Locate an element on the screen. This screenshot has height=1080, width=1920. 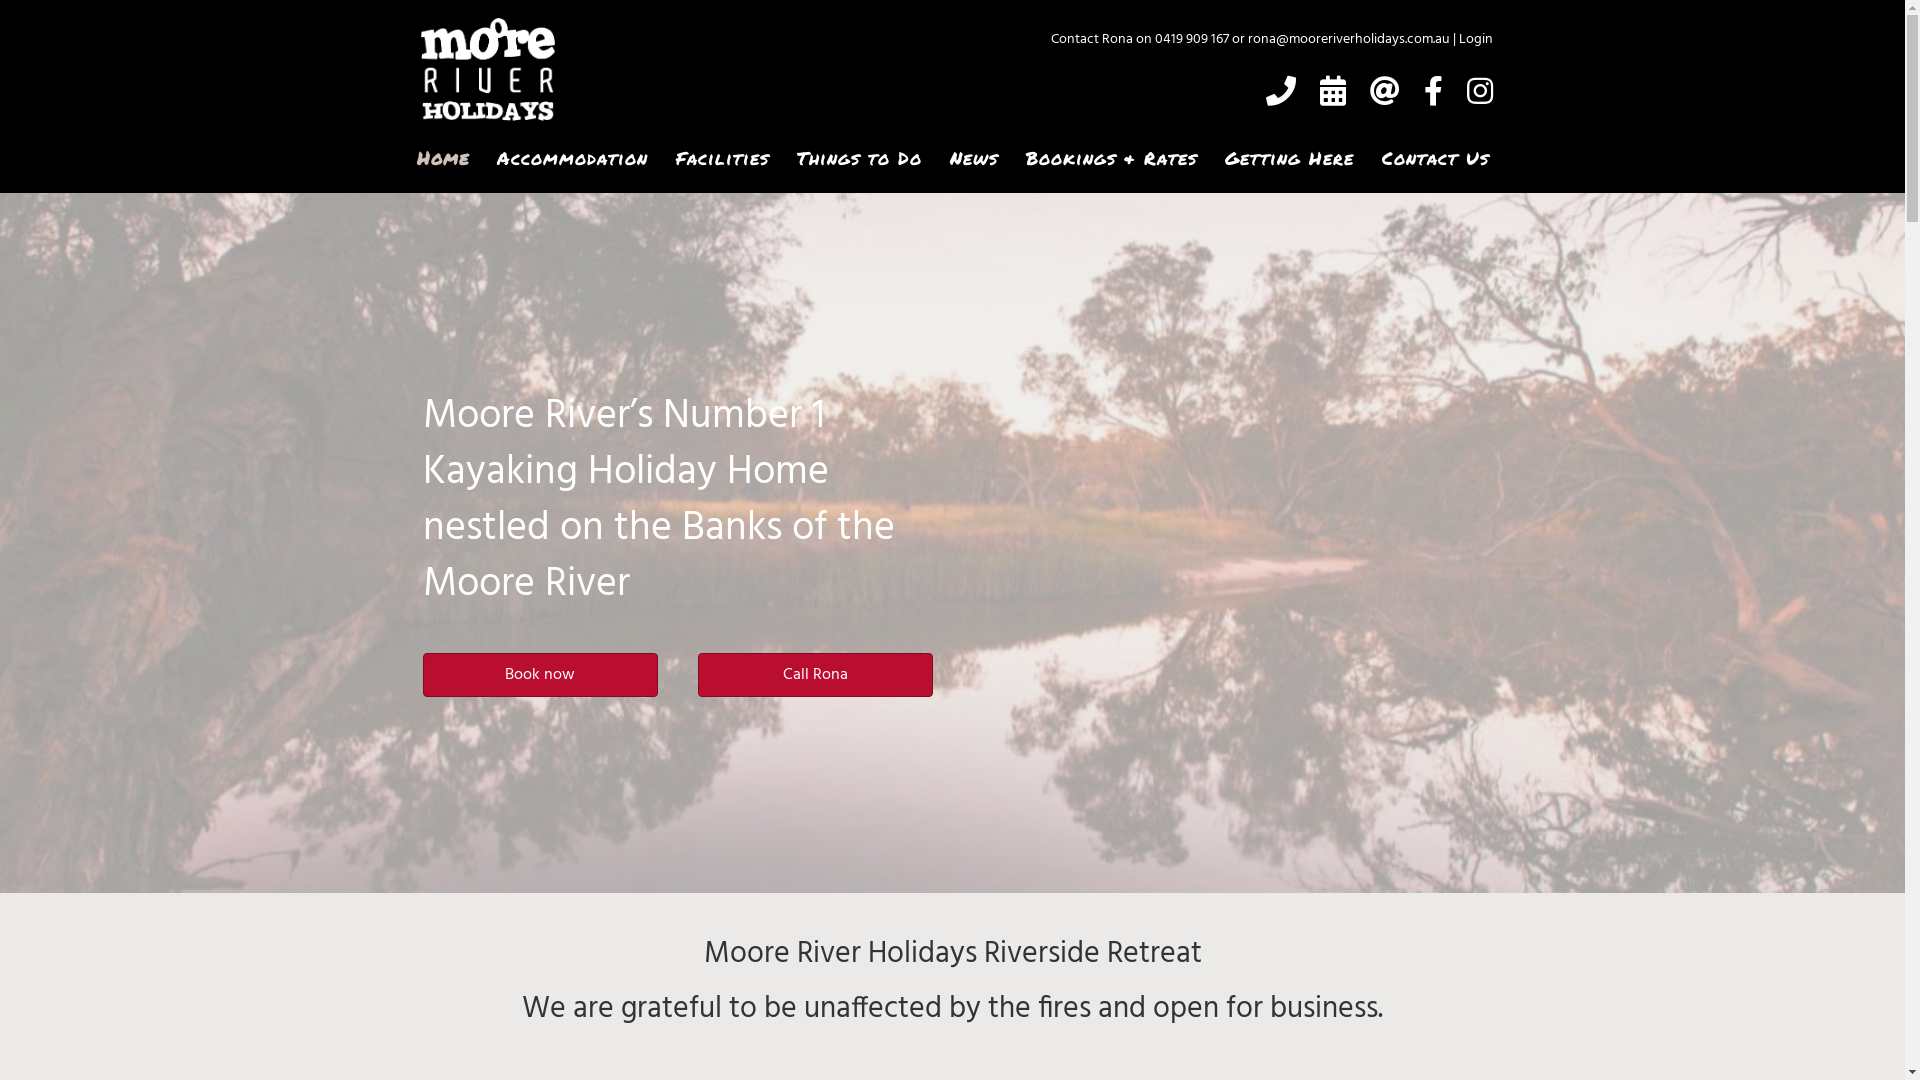
'Getting Here' is located at coordinates (1289, 157).